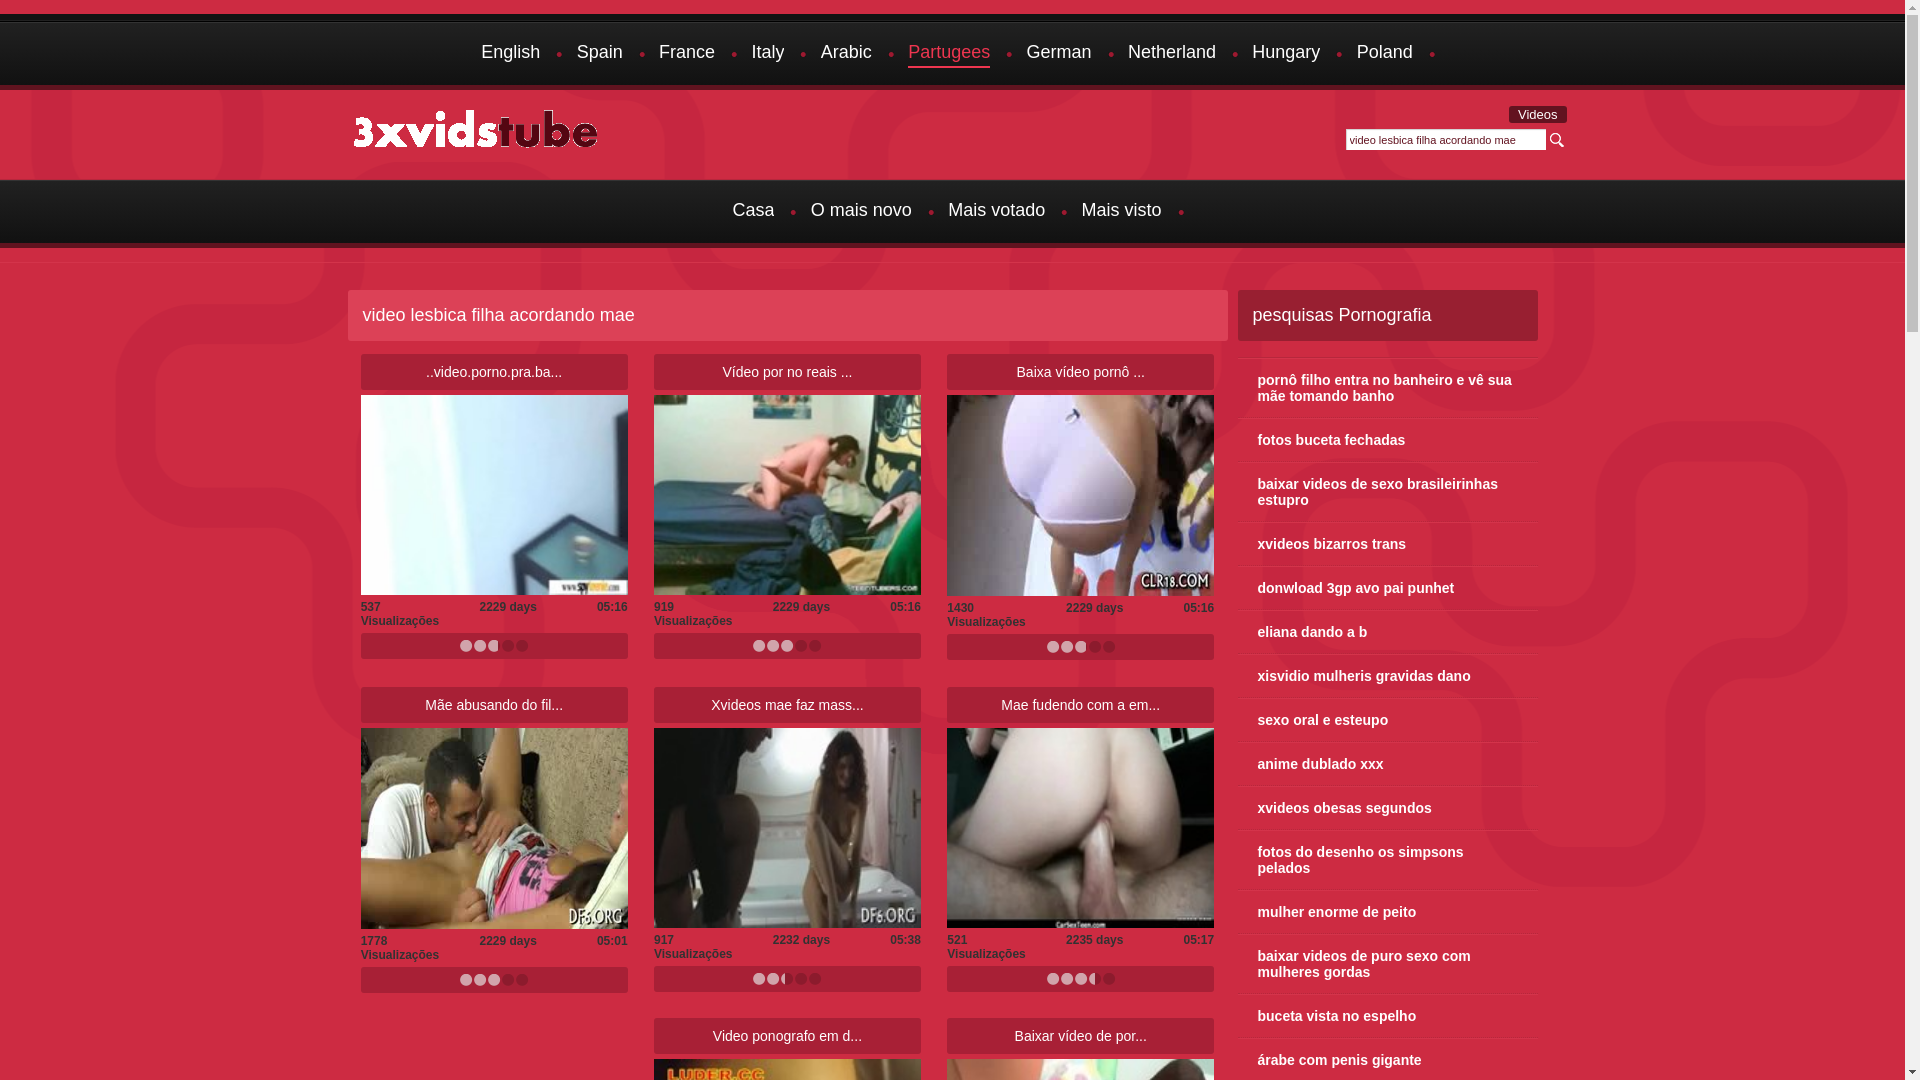 The image size is (1920, 1080). Describe the element at coordinates (510, 53) in the screenshot. I see `'English'` at that location.